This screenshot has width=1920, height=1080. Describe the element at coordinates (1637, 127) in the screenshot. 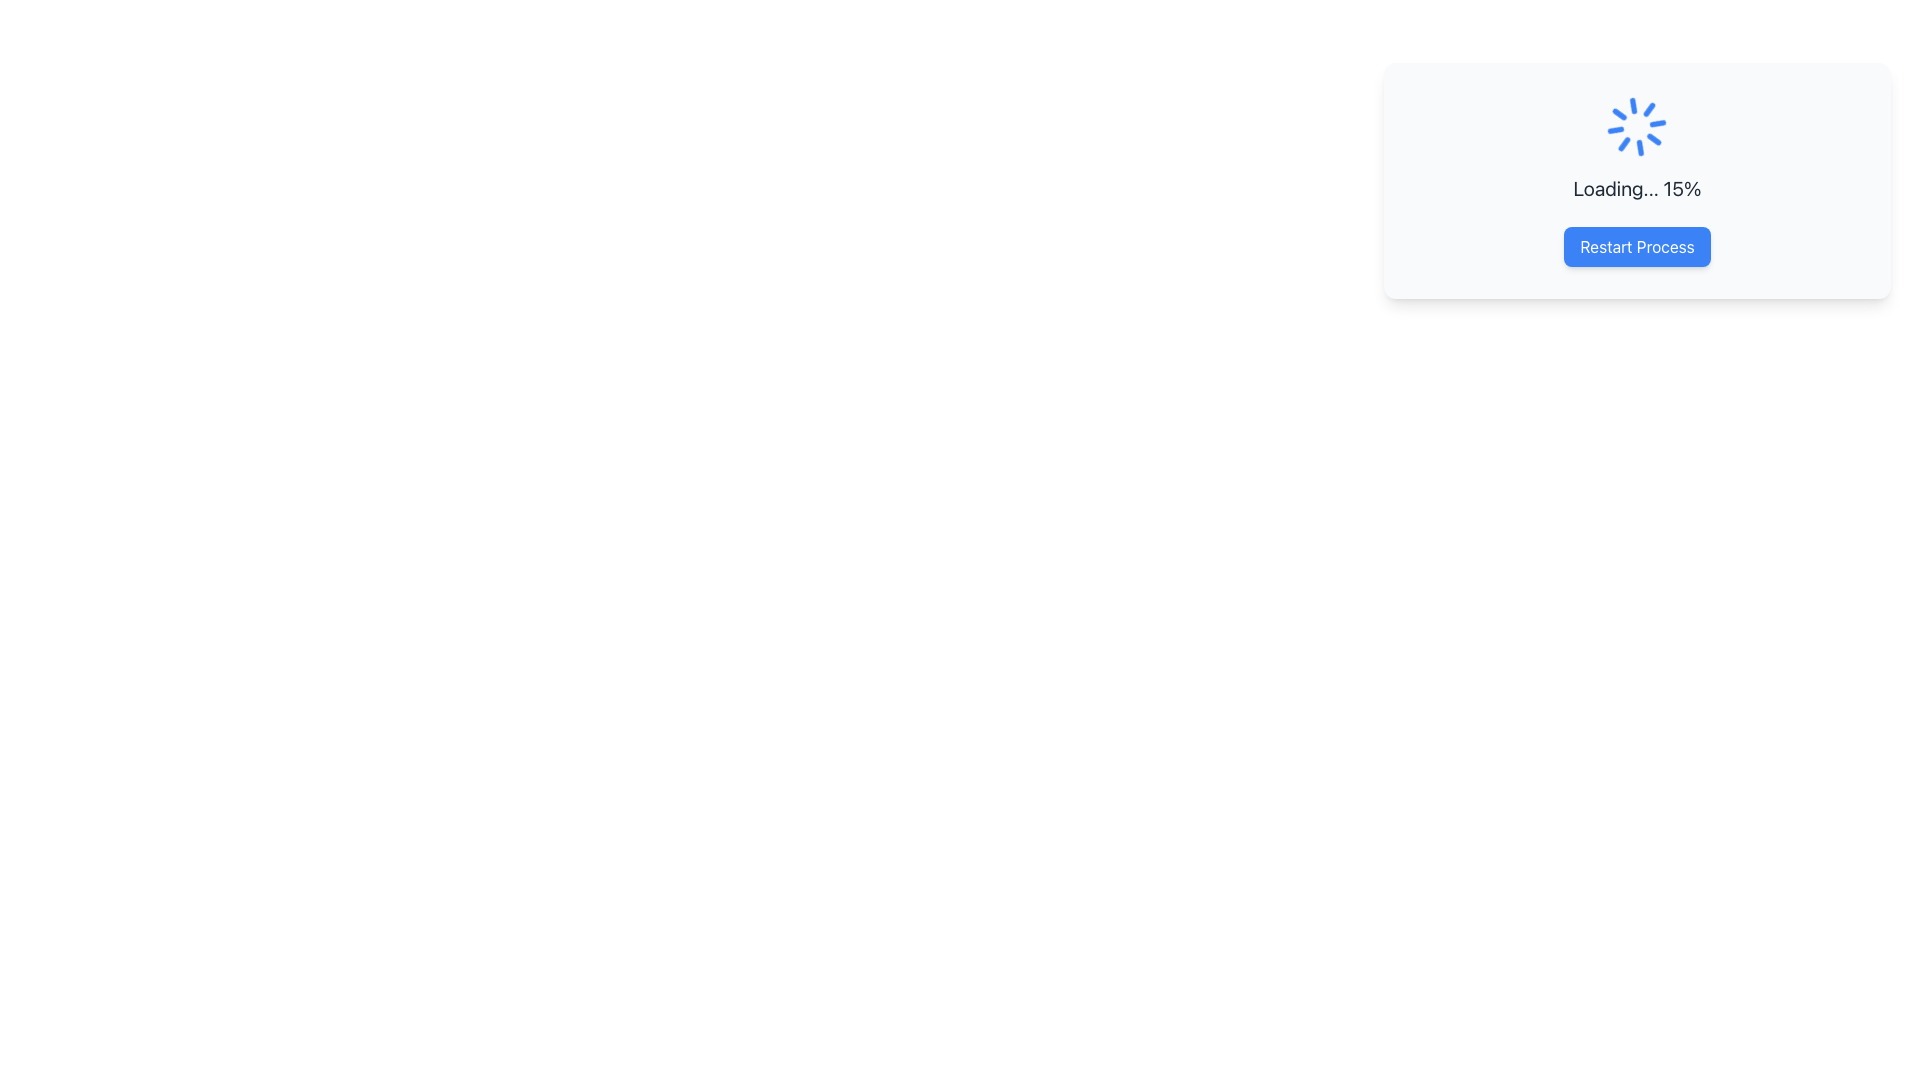

I see `the circular animated loader icon with blue radial lines, which is located above the 'Loading... 5%' text` at that location.